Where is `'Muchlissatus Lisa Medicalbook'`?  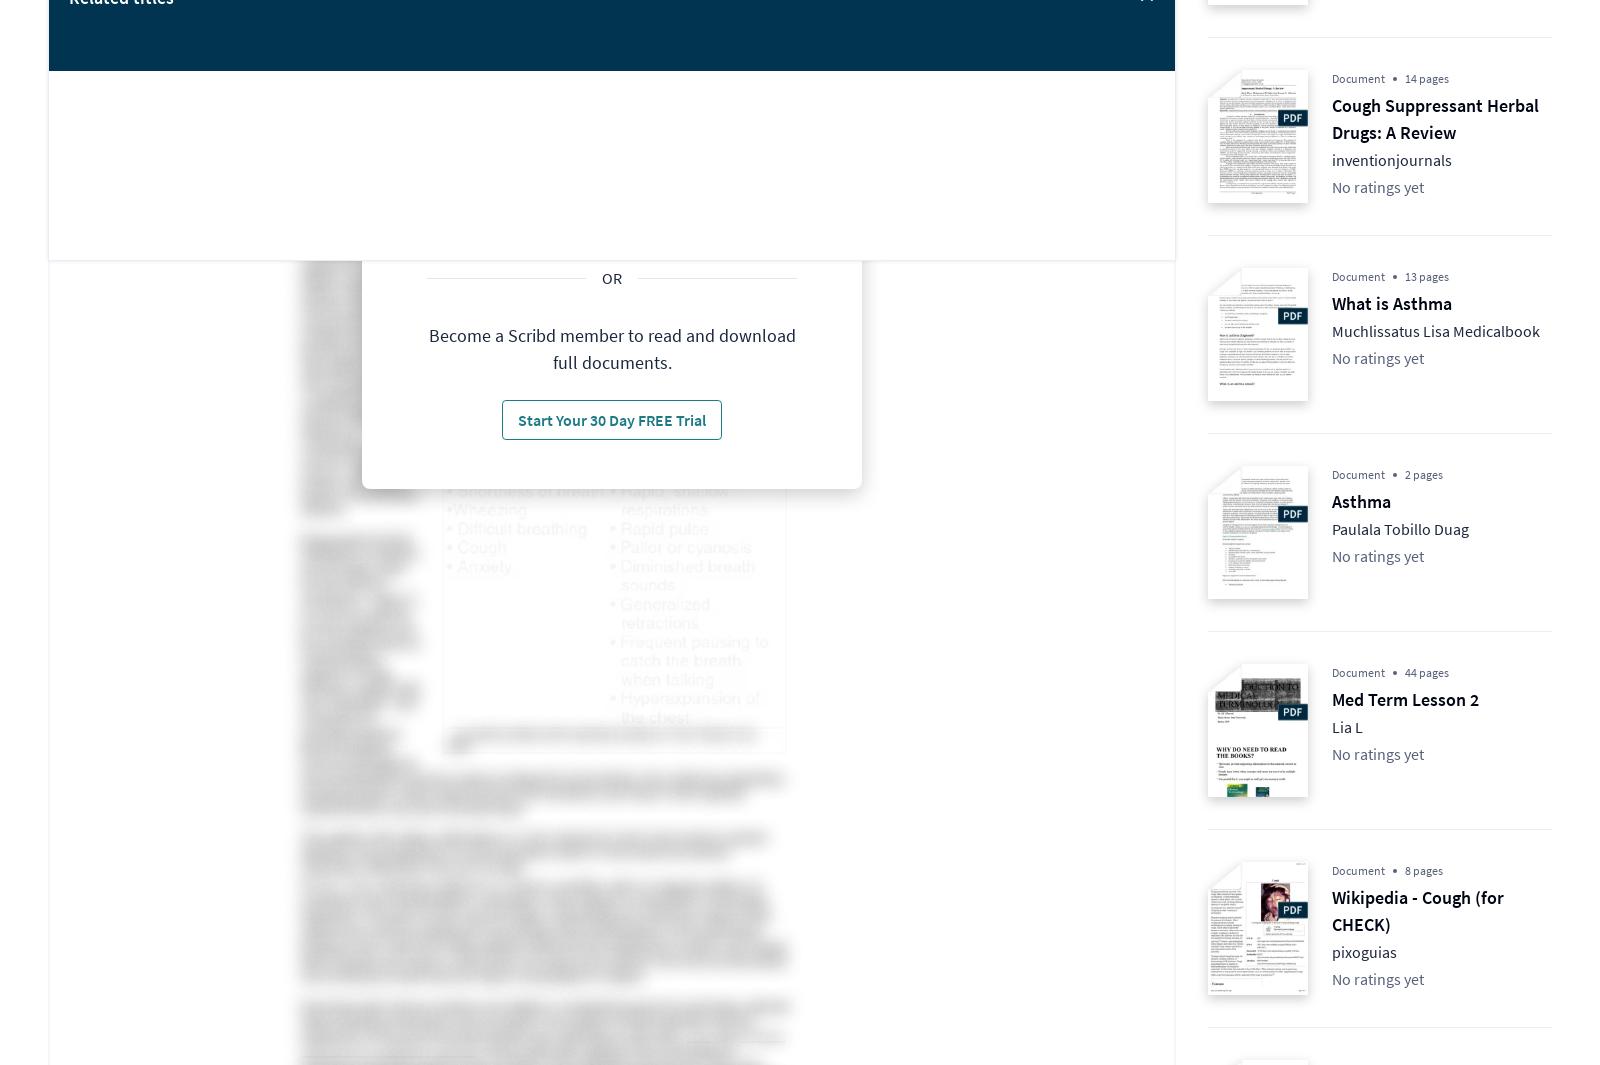
'Muchlissatus Lisa Medicalbook' is located at coordinates (1436, 330).